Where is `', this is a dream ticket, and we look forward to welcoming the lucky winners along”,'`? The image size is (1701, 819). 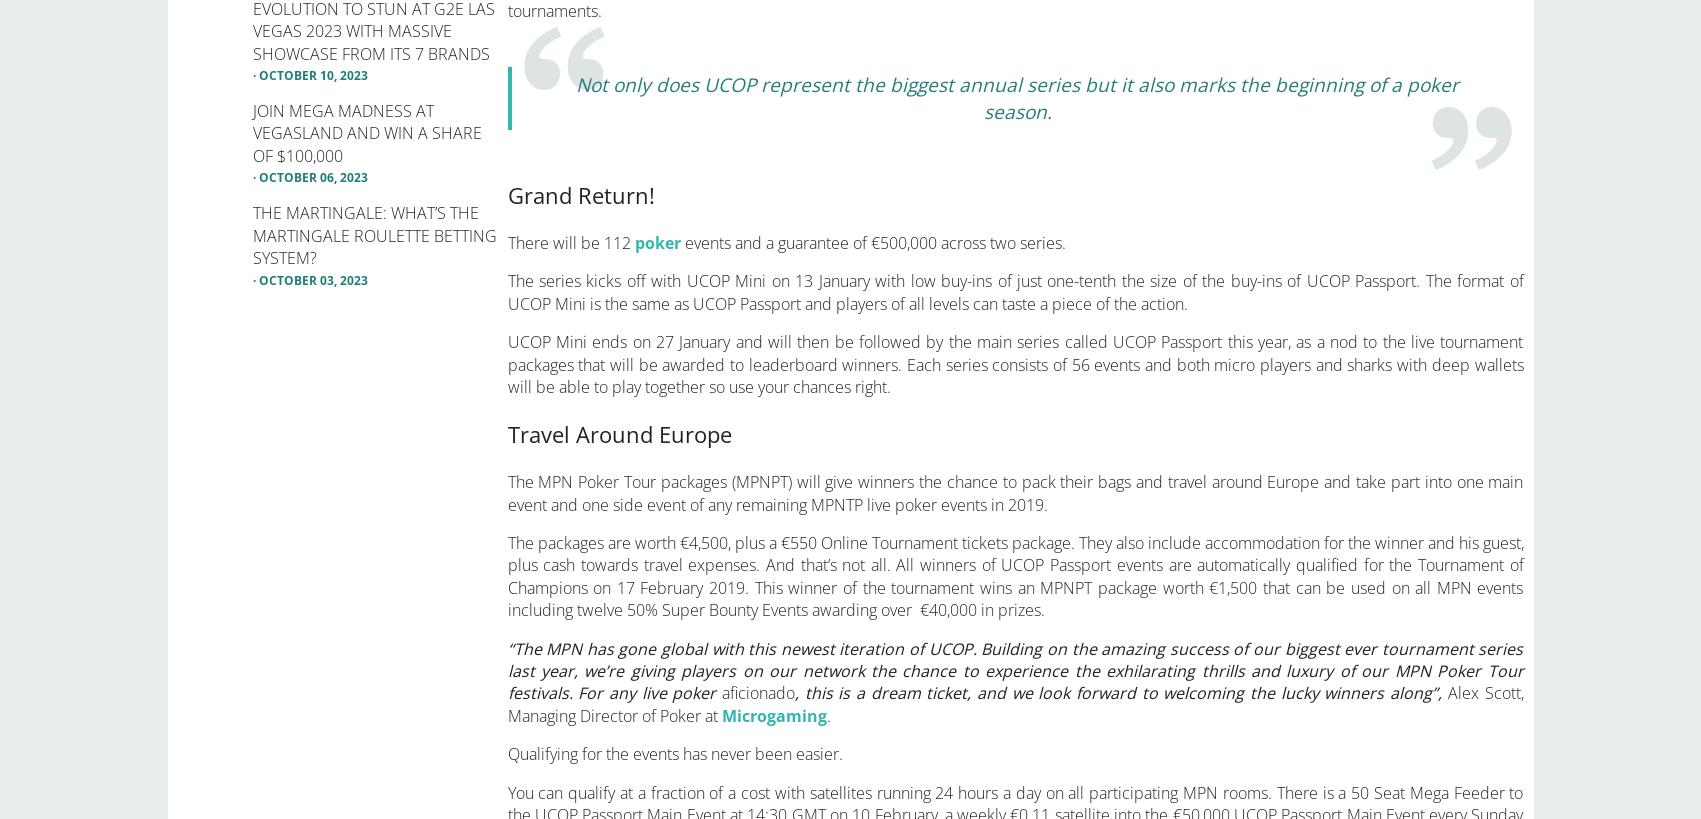 ', this is a dream ticket, and we look forward to welcoming the lucky winners along”,' is located at coordinates (1117, 693).